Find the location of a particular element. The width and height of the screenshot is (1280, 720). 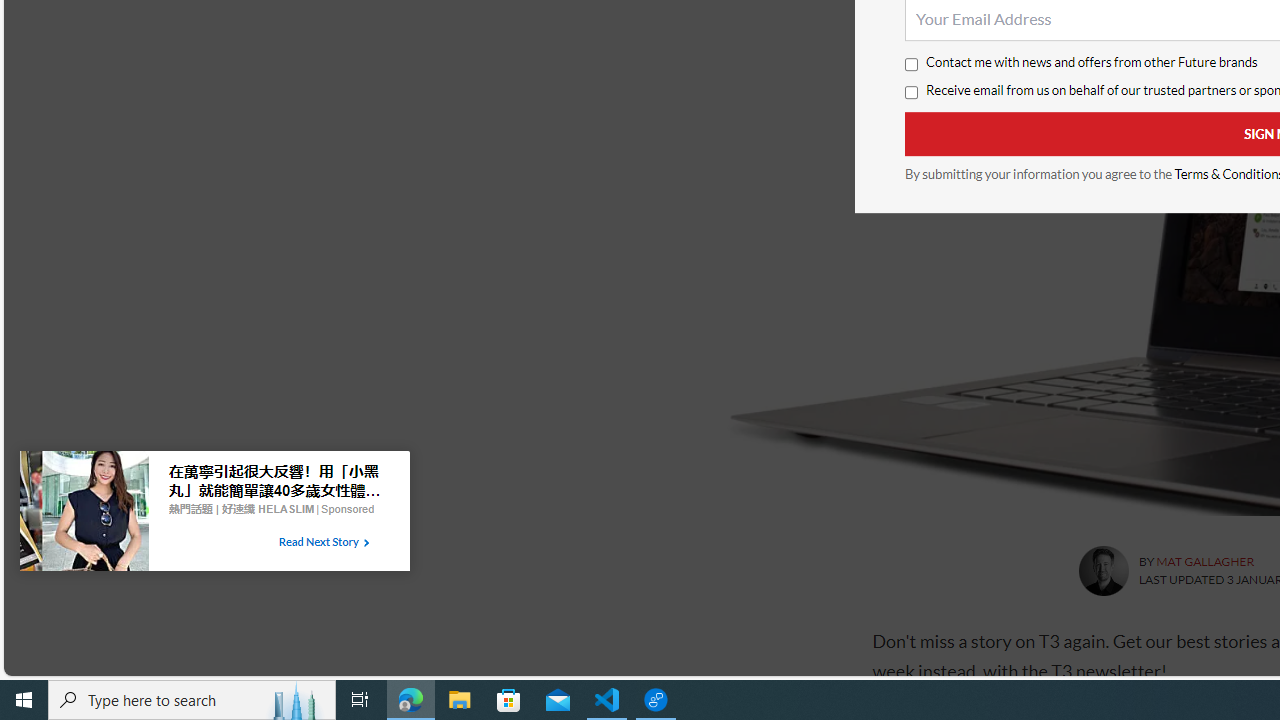

'MAT GALLAGHER' is located at coordinates (1204, 561).